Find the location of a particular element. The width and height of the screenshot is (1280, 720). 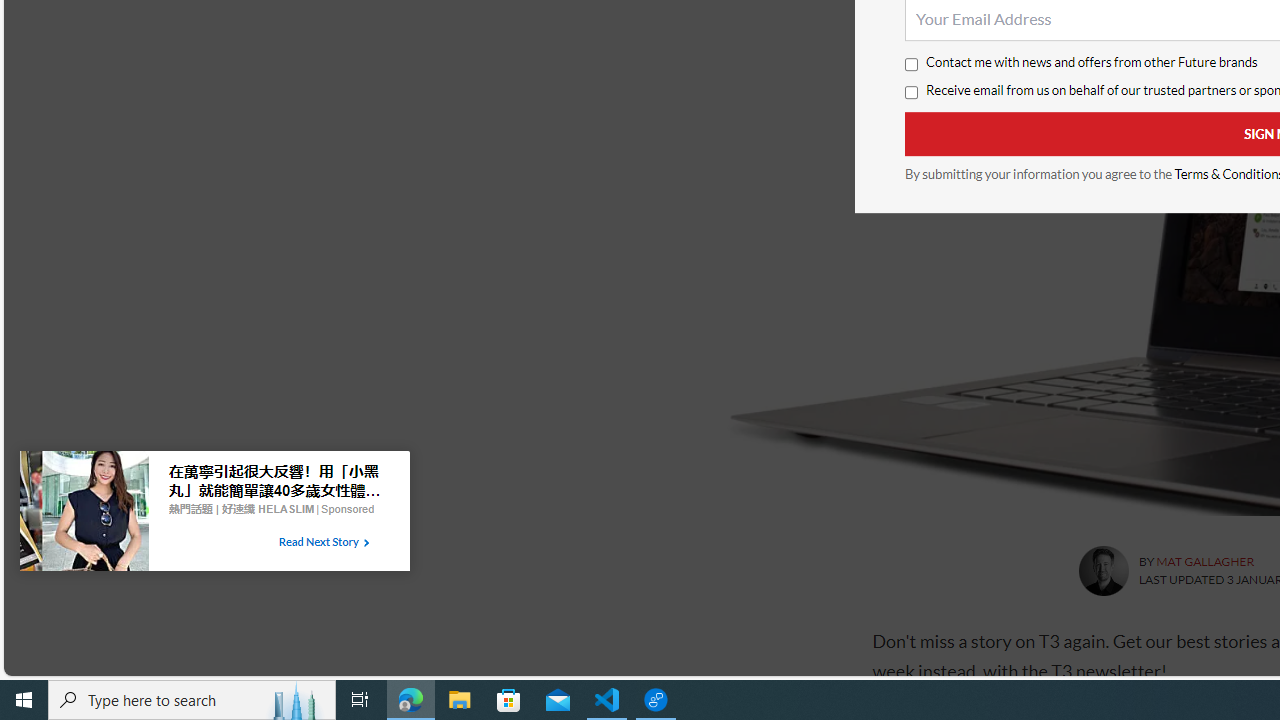

'MAT GALLAGHER' is located at coordinates (1204, 561).